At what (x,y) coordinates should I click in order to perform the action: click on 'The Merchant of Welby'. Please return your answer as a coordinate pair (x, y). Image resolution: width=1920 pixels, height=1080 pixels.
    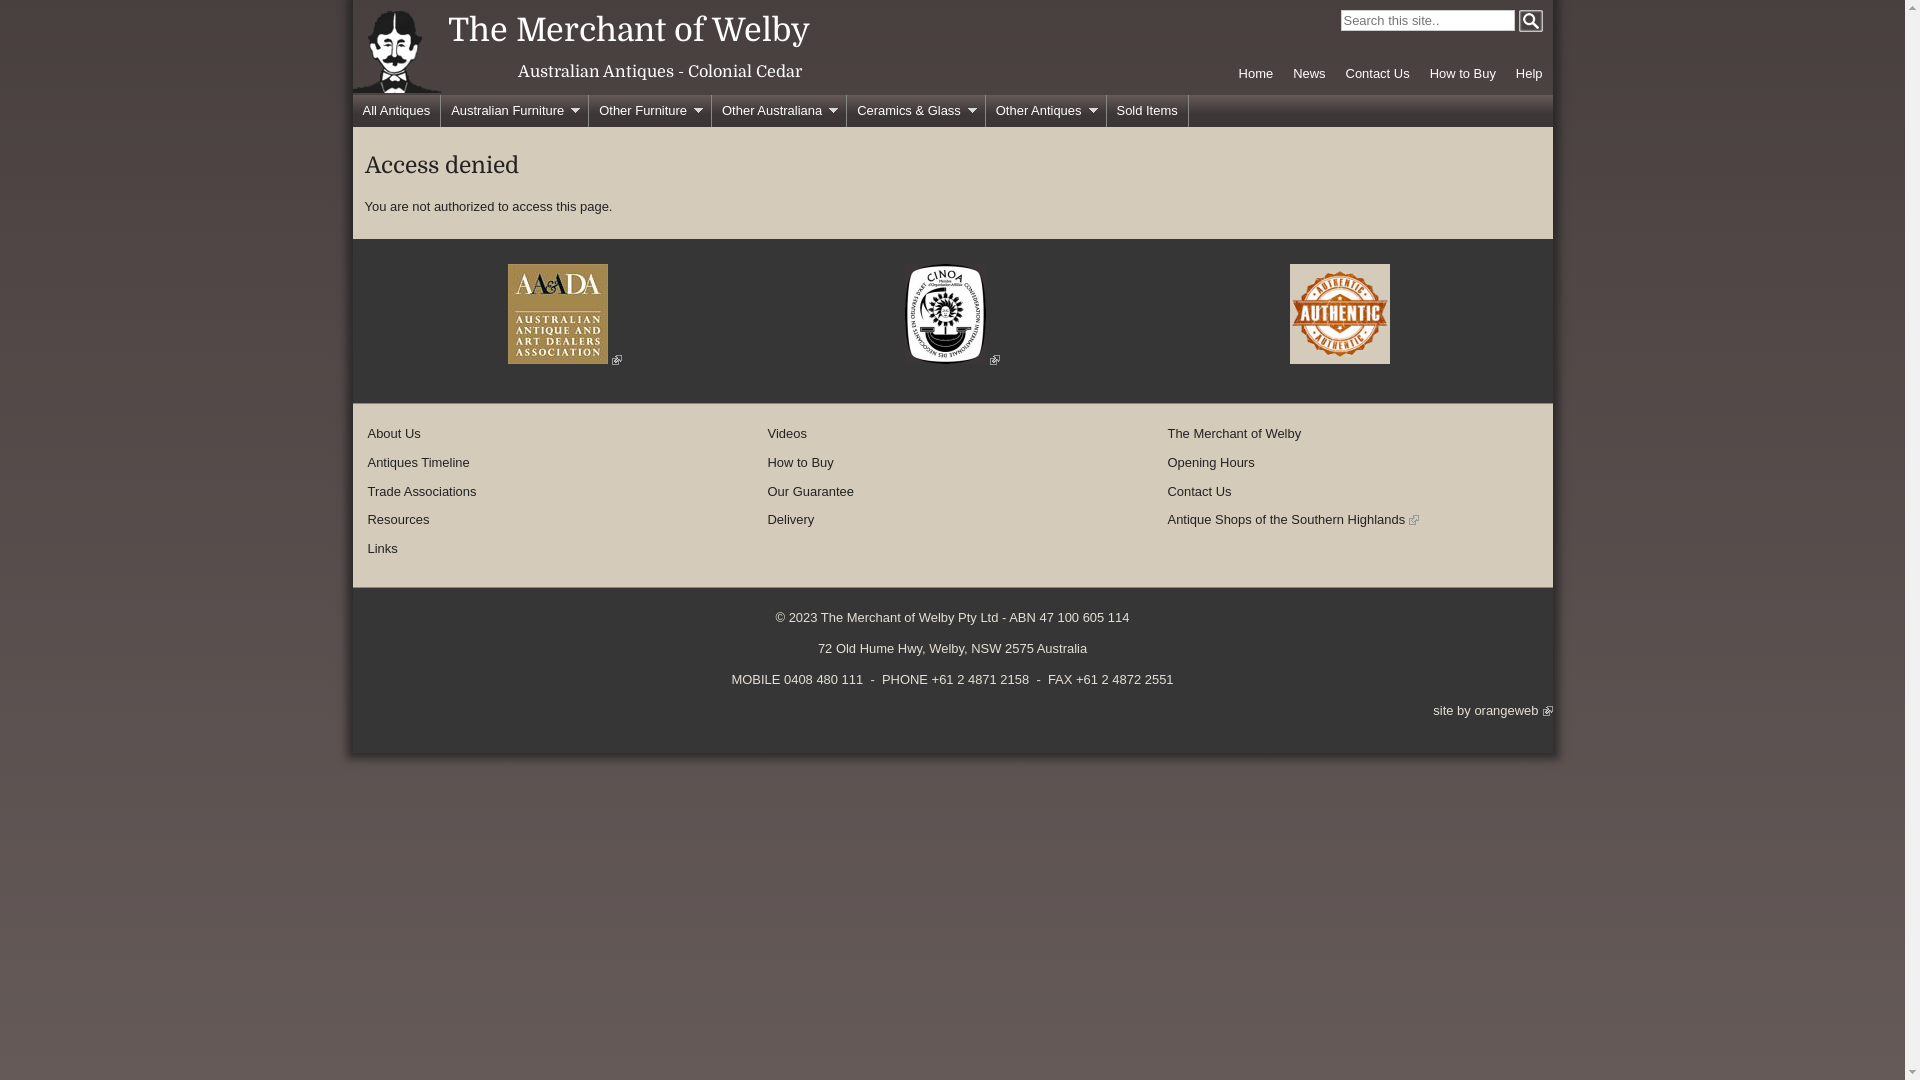
    Looking at the image, I should click on (627, 30).